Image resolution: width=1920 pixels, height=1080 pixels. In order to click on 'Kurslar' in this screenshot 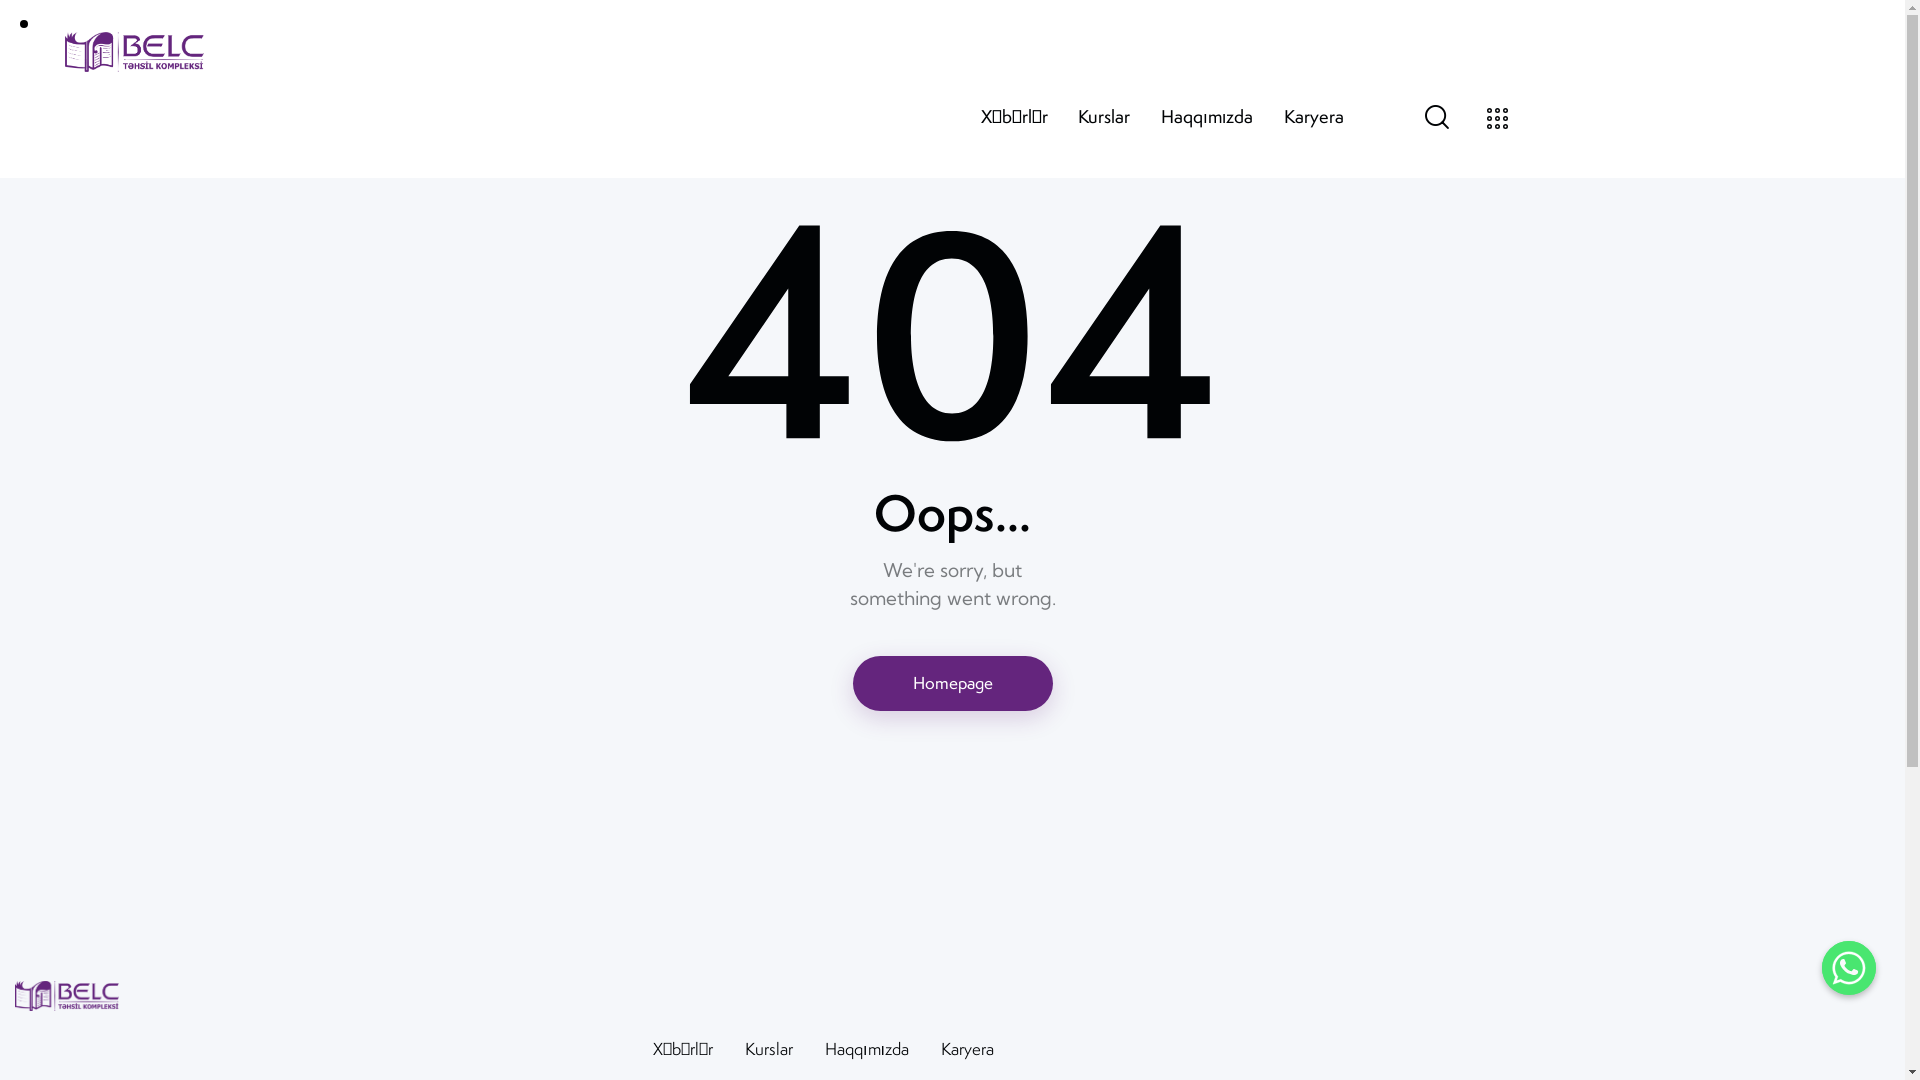, I will do `click(767, 1048)`.